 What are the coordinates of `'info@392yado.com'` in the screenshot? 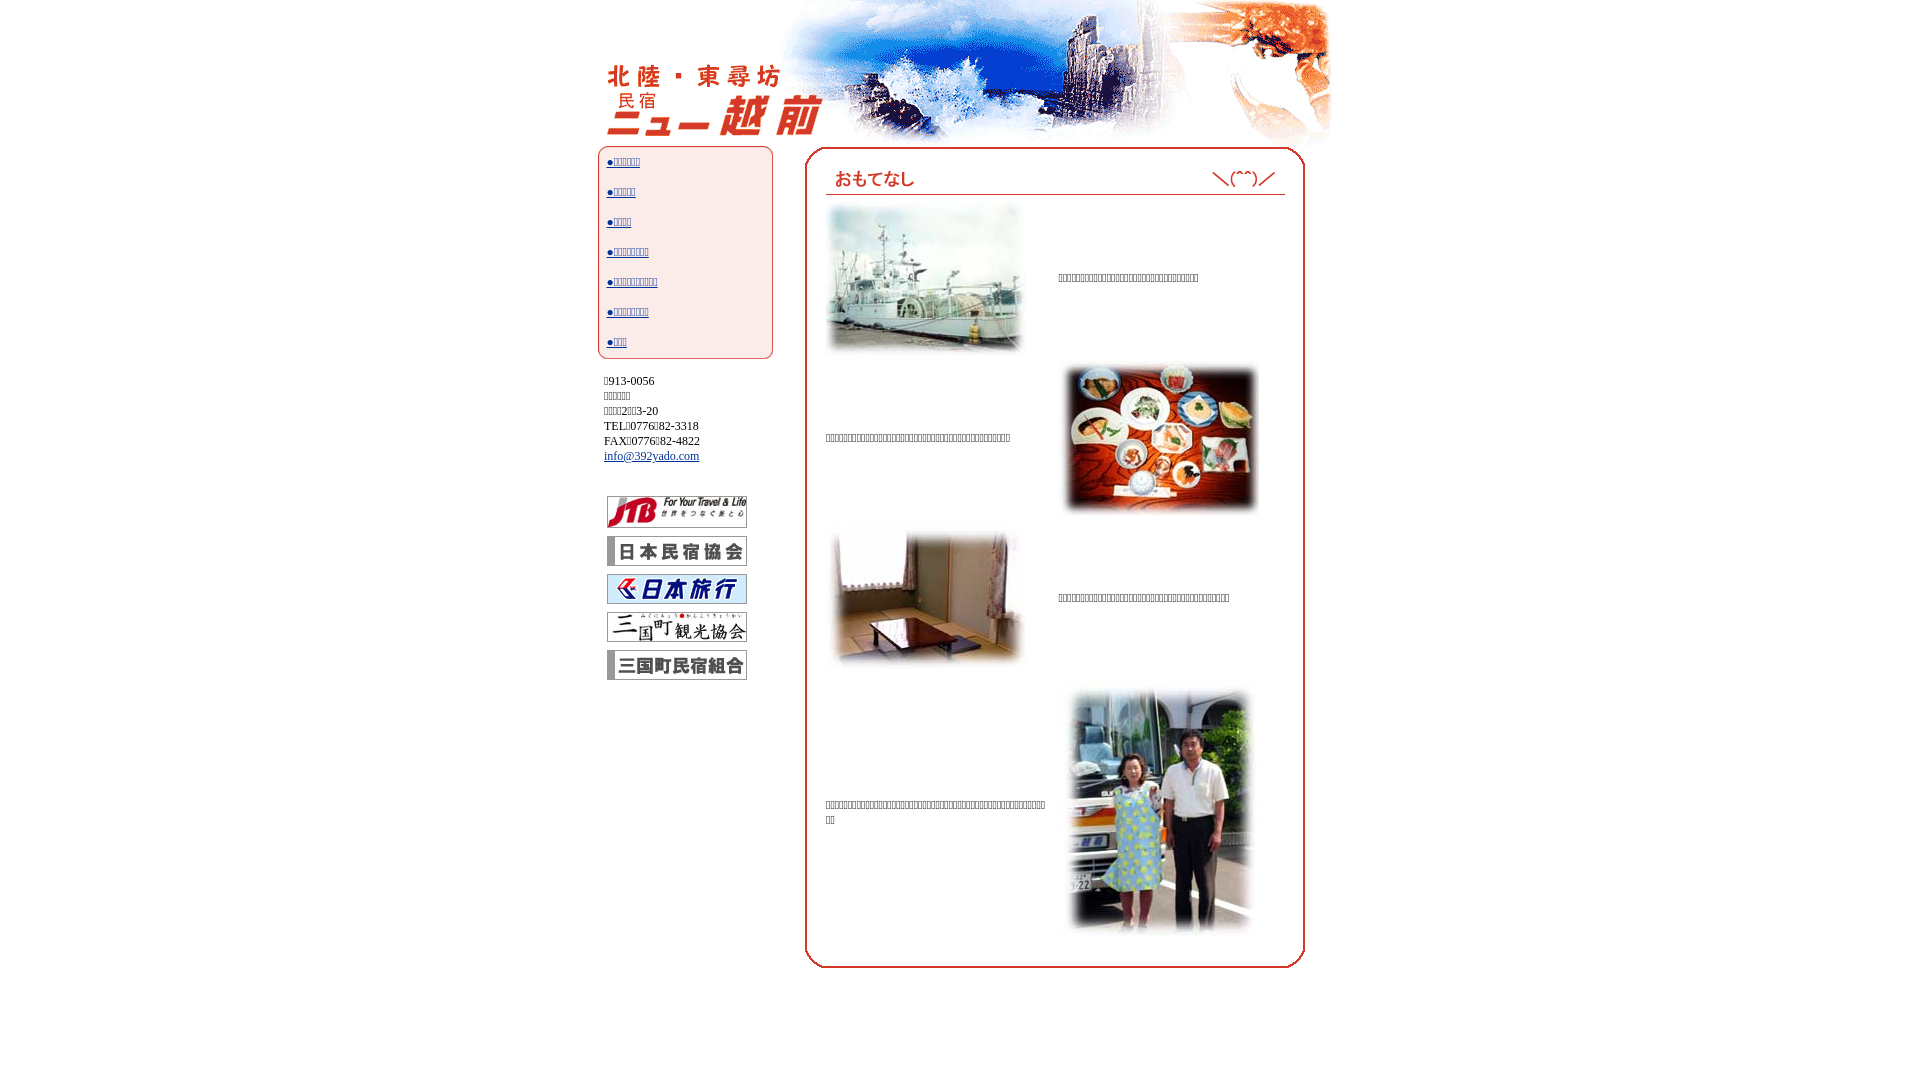 It's located at (651, 455).